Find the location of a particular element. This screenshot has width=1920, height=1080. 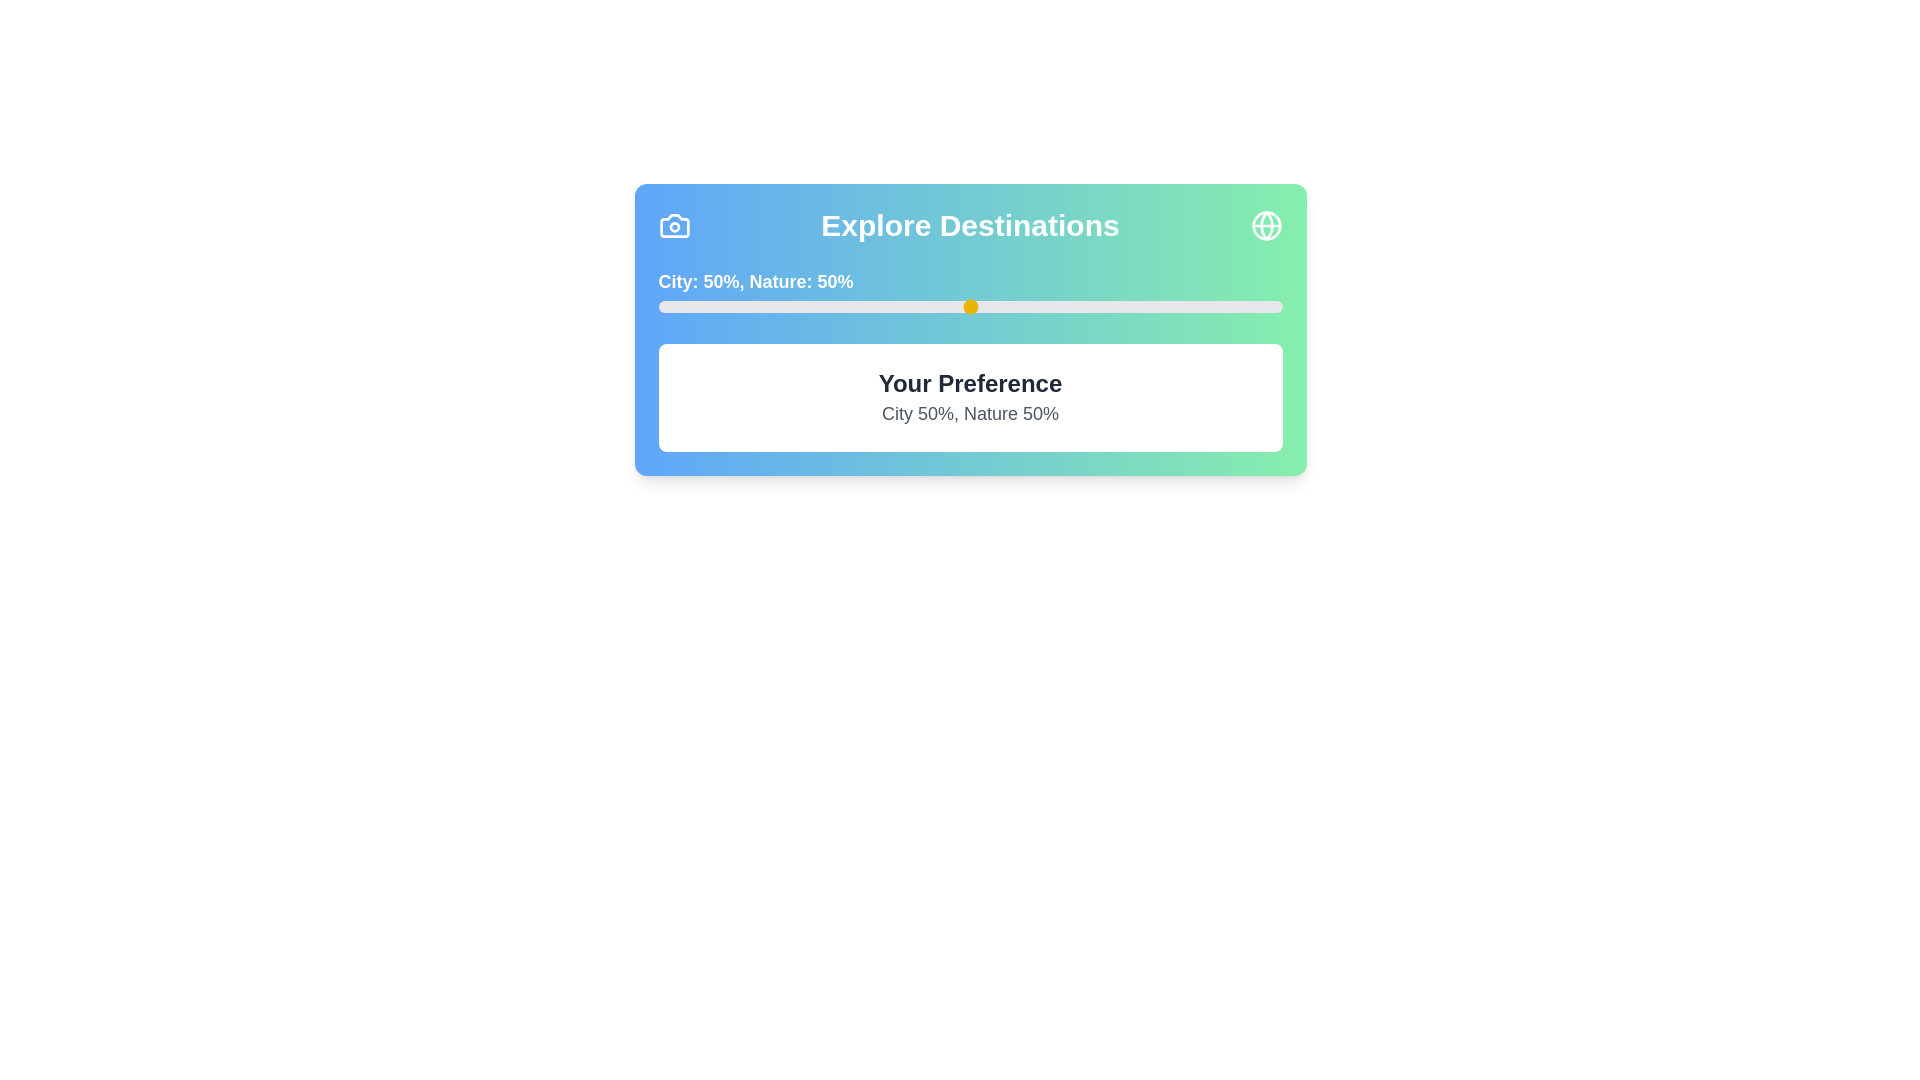

the slider to set the Nature preference to 4% is located at coordinates (683, 307).